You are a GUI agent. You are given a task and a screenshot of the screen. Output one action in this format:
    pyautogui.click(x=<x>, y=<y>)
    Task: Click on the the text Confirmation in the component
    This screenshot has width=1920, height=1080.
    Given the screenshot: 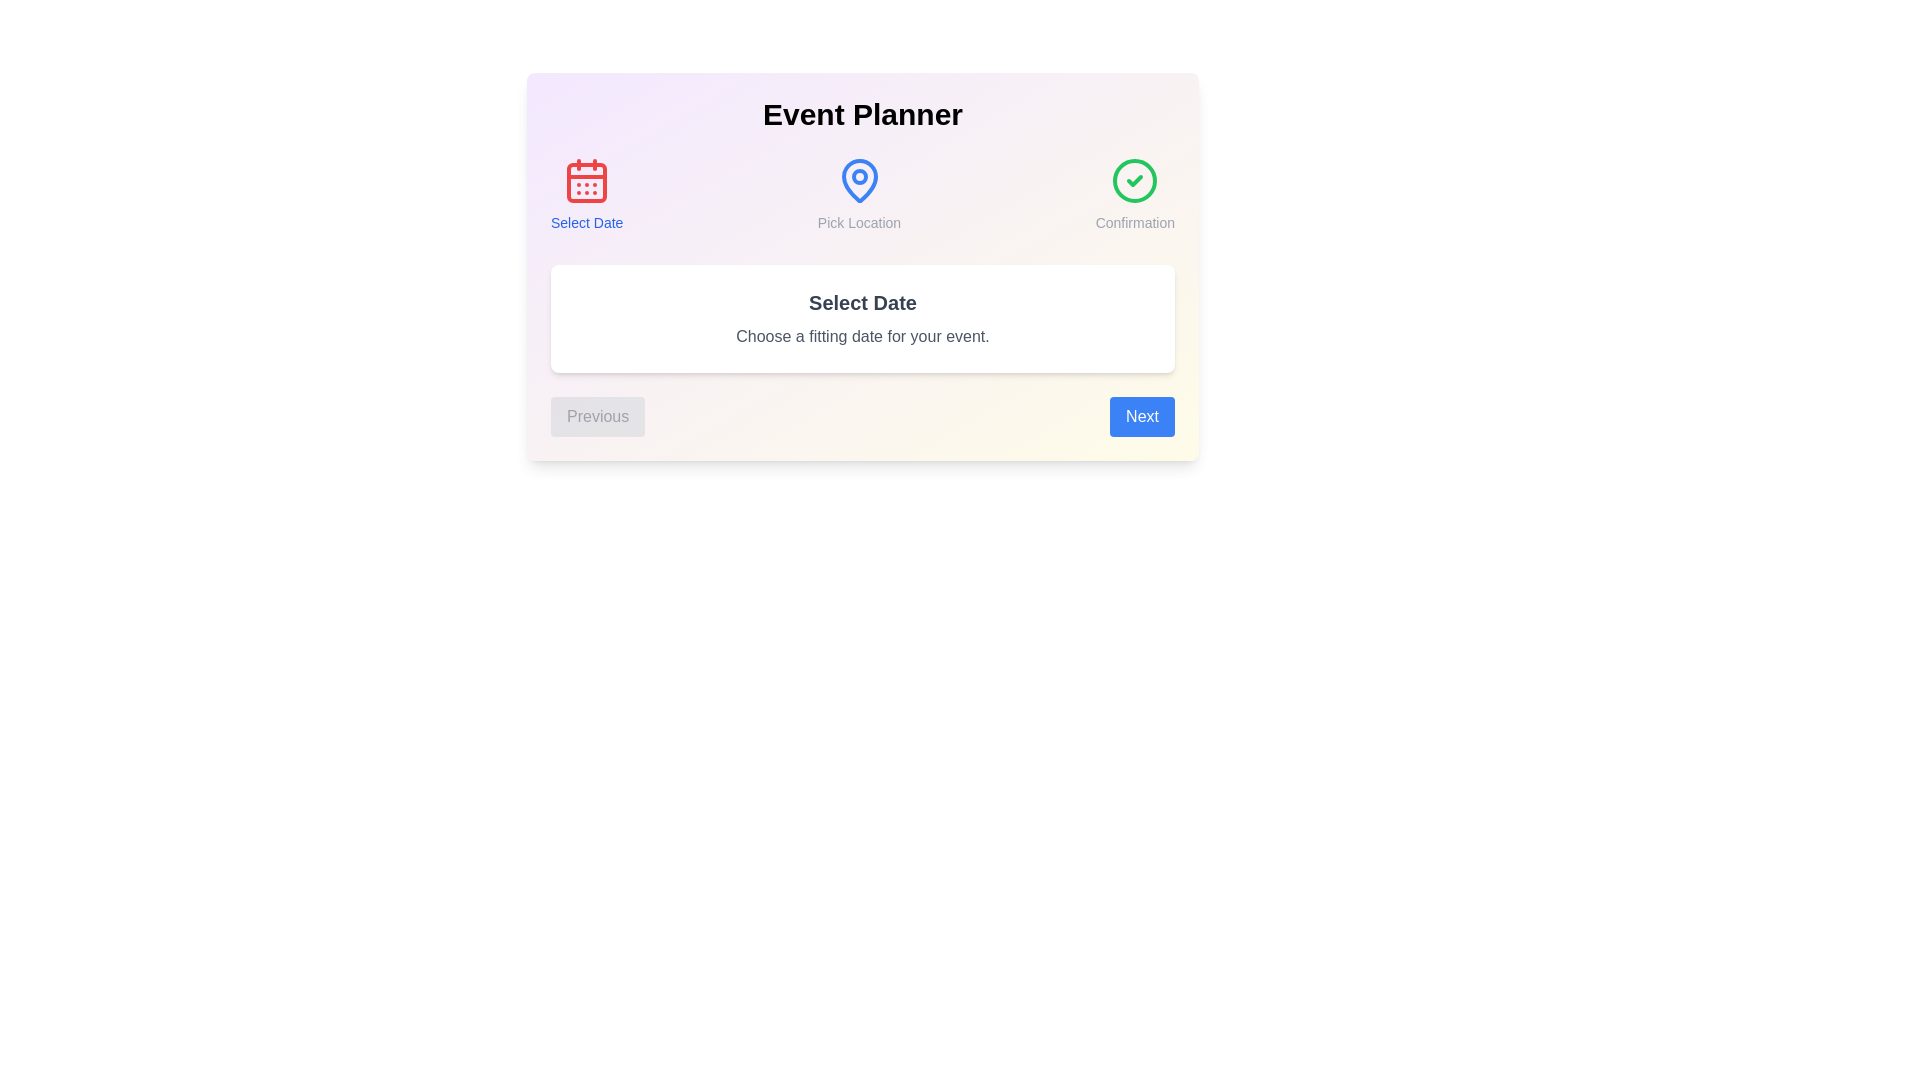 What is the action you would take?
    pyautogui.click(x=1135, y=195)
    